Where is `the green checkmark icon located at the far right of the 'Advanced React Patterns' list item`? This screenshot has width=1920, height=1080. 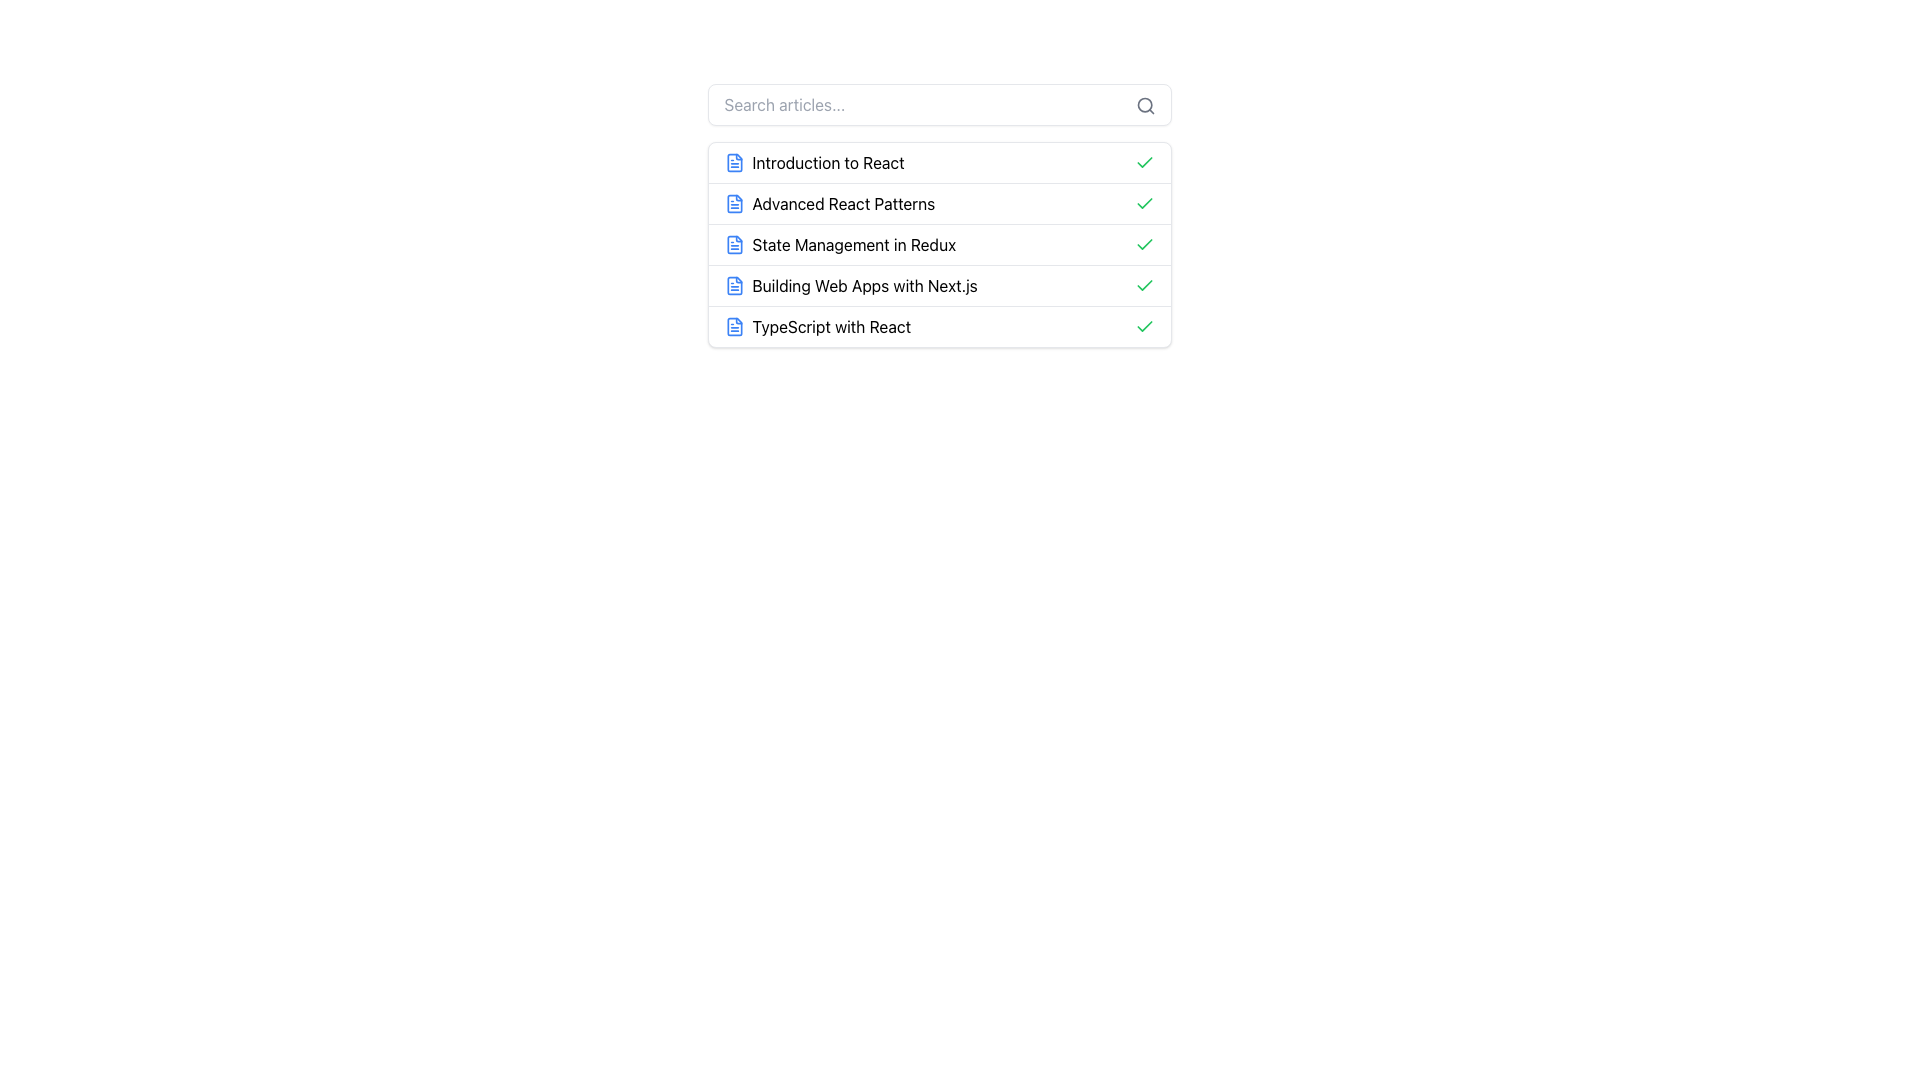 the green checkmark icon located at the far right of the 'Advanced React Patterns' list item is located at coordinates (1144, 204).